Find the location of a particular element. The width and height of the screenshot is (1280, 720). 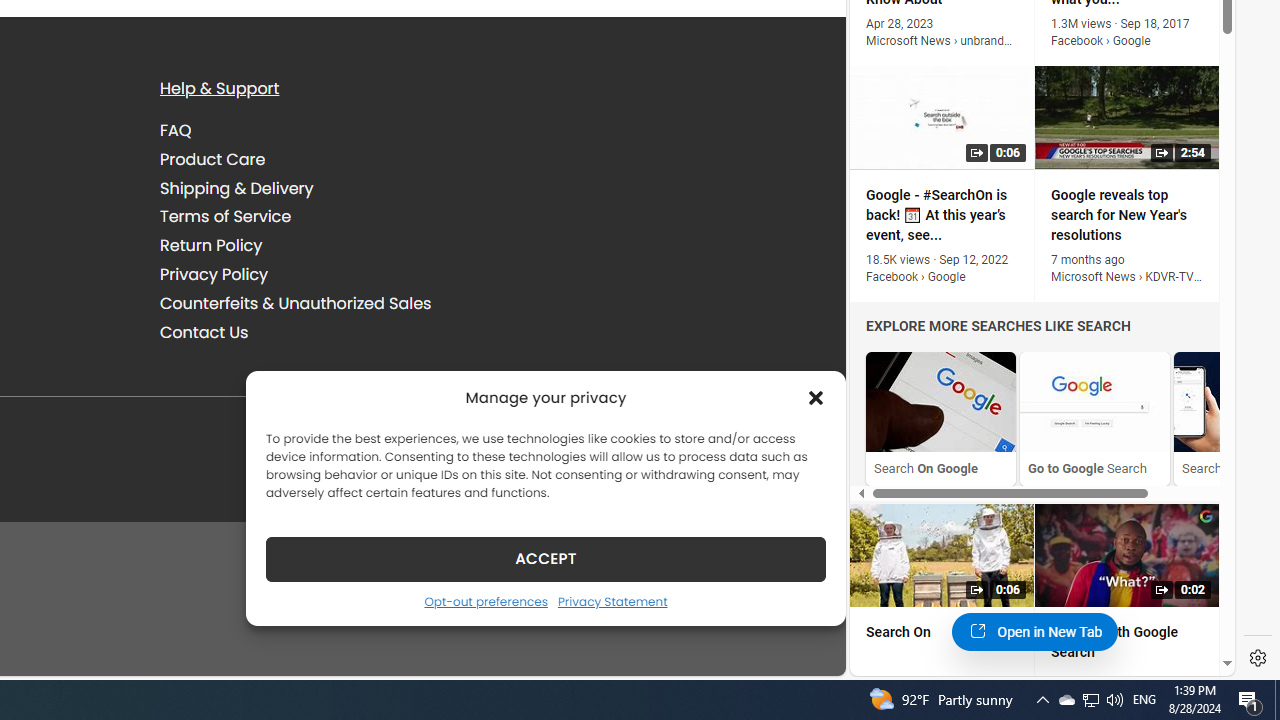

'Contact Us' is located at coordinates (204, 330).